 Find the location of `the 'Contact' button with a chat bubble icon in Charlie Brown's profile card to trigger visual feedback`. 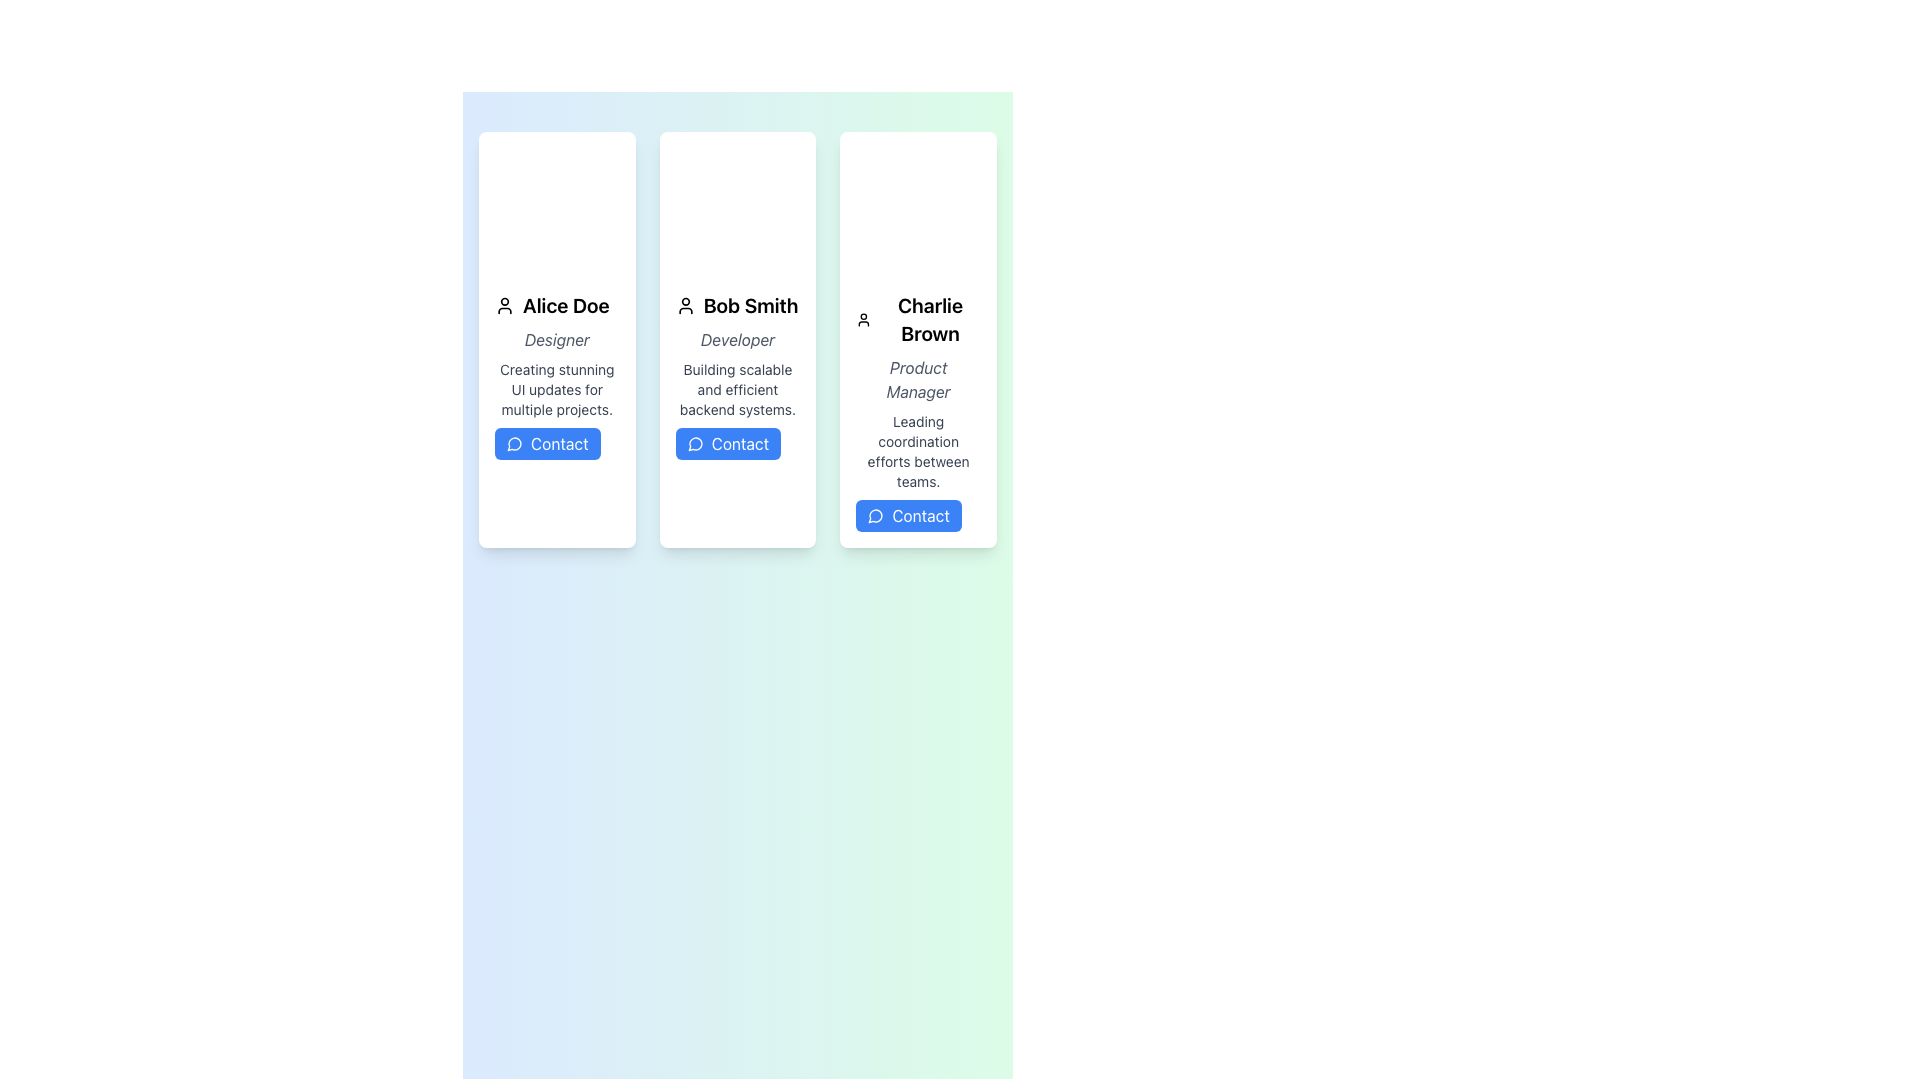

the 'Contact' button with a chat bubble icon in Charlie Brown's profile card to trigger visual feedback is located at coordinates (908, 515).